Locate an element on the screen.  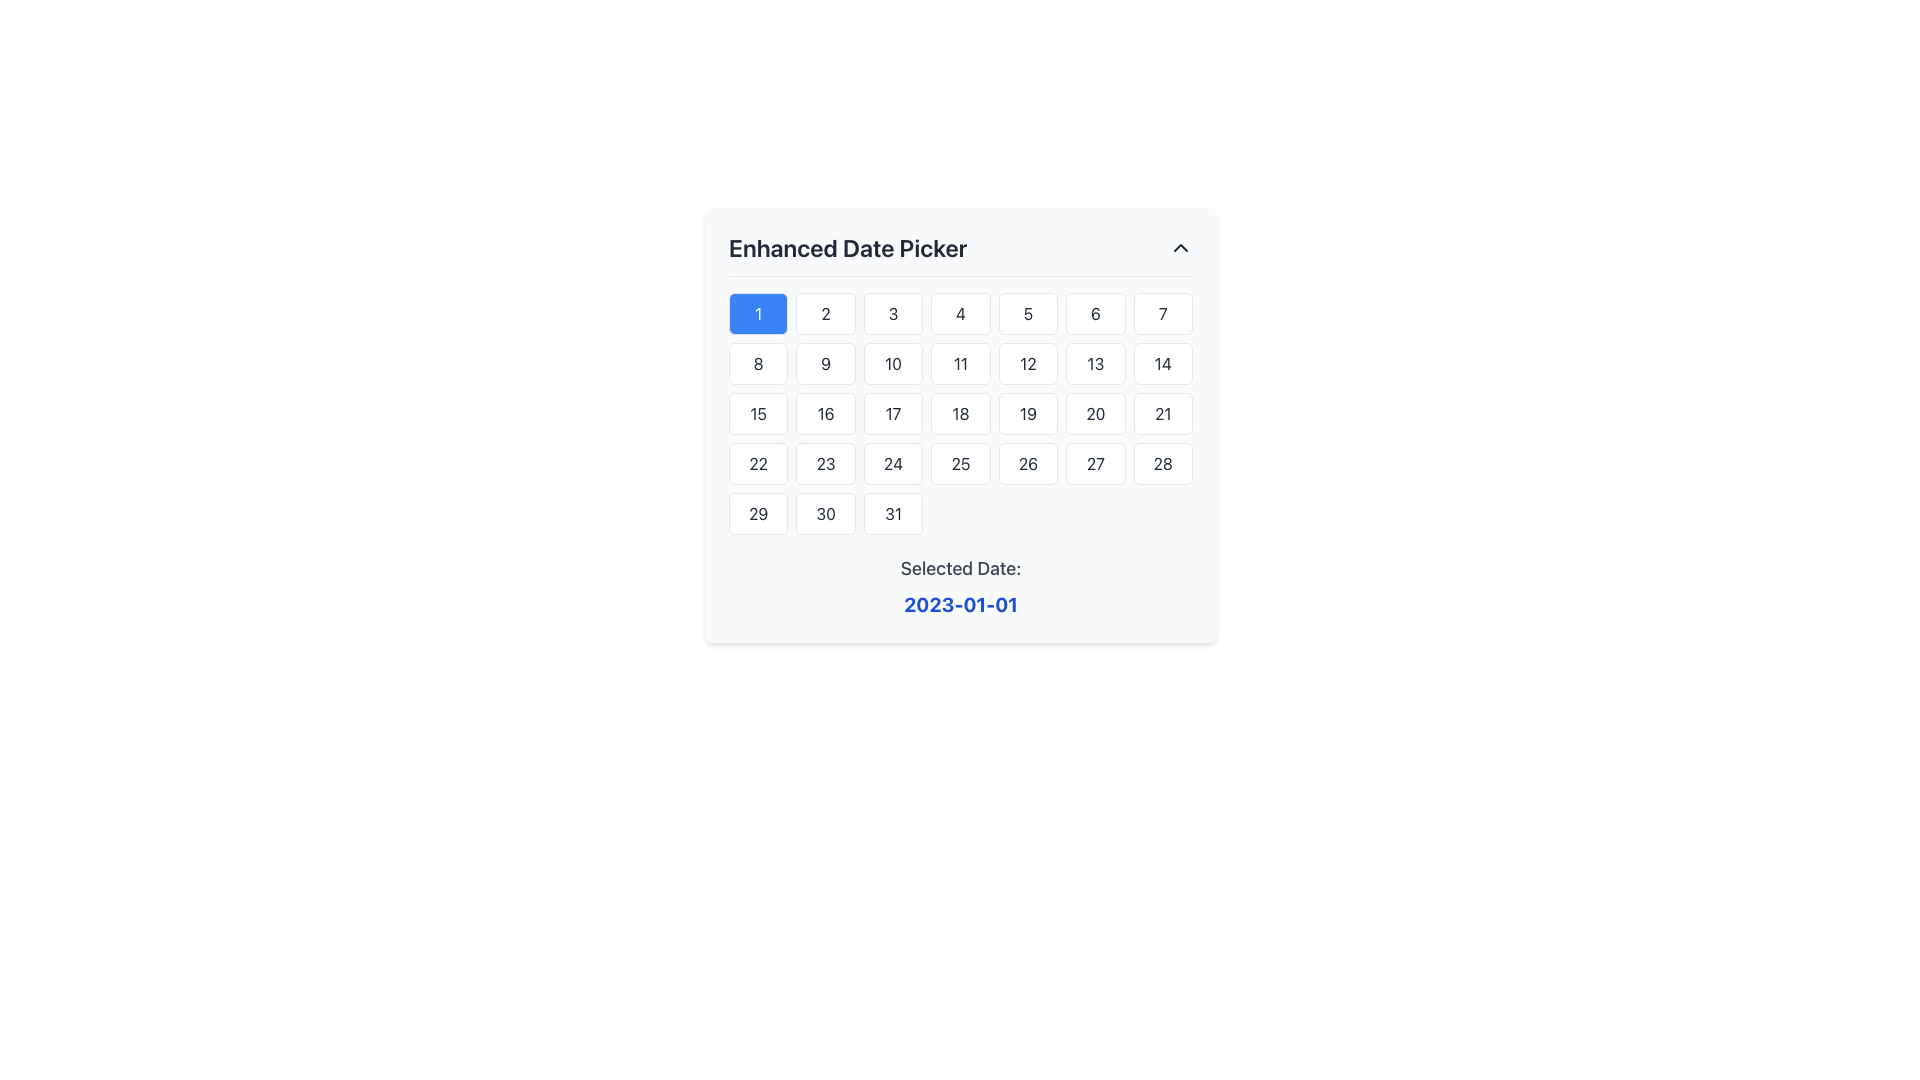
the selectable date button for '21' in the calendar-style grid is located at coordinates (1163, 412).